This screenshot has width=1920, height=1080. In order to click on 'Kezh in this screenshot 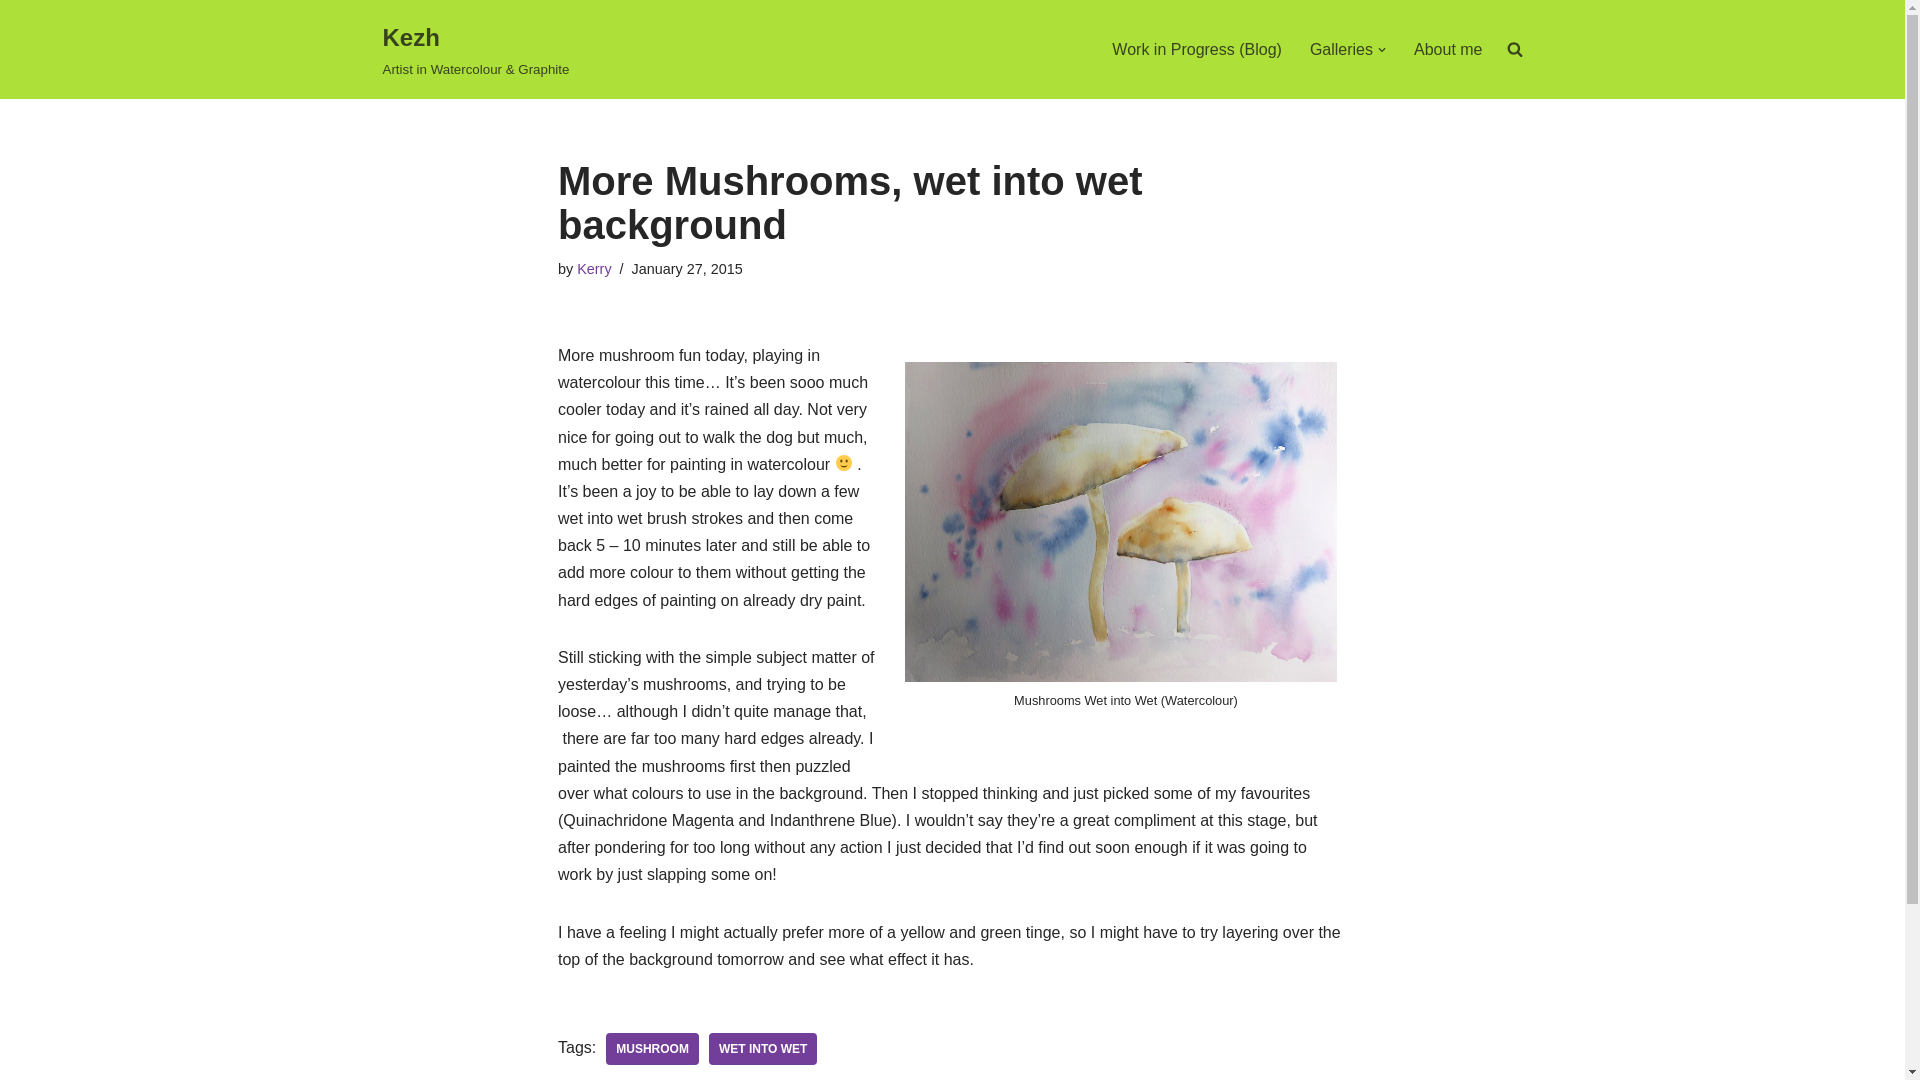, I will do `click(474, 48)`.